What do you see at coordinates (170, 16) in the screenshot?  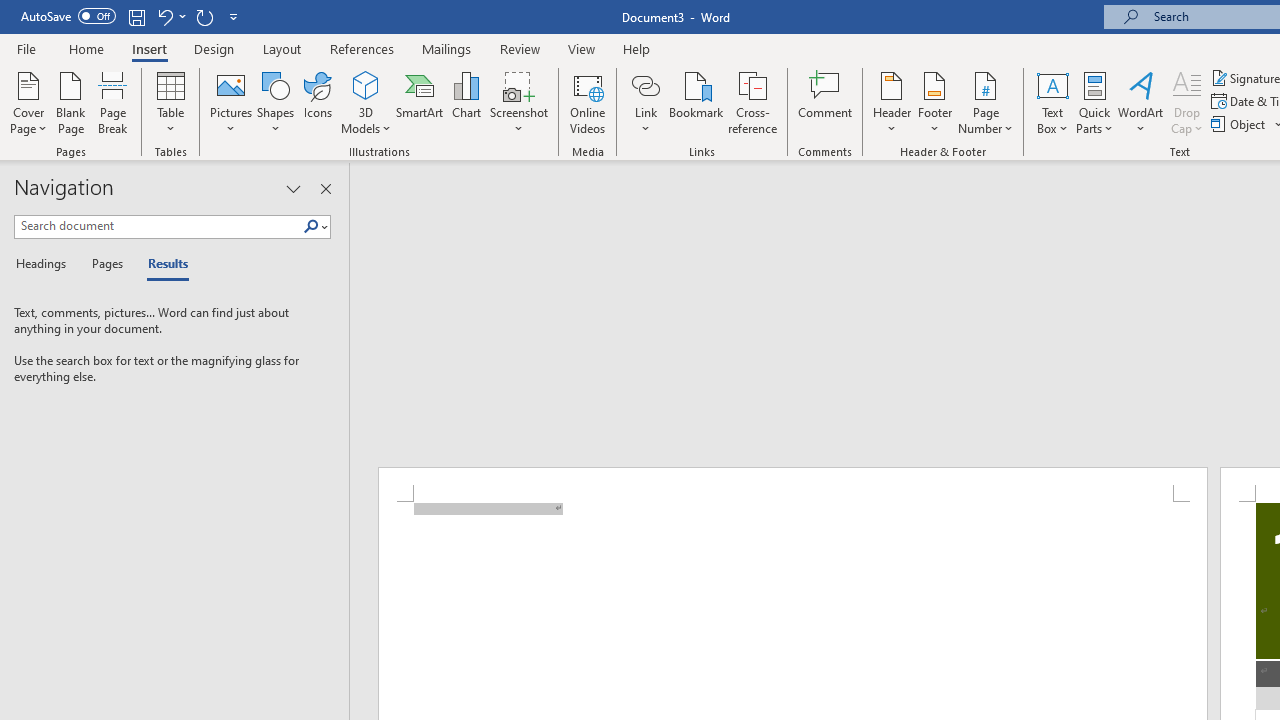 I see `'Undo New Page'` at bounding box center [170, 16].